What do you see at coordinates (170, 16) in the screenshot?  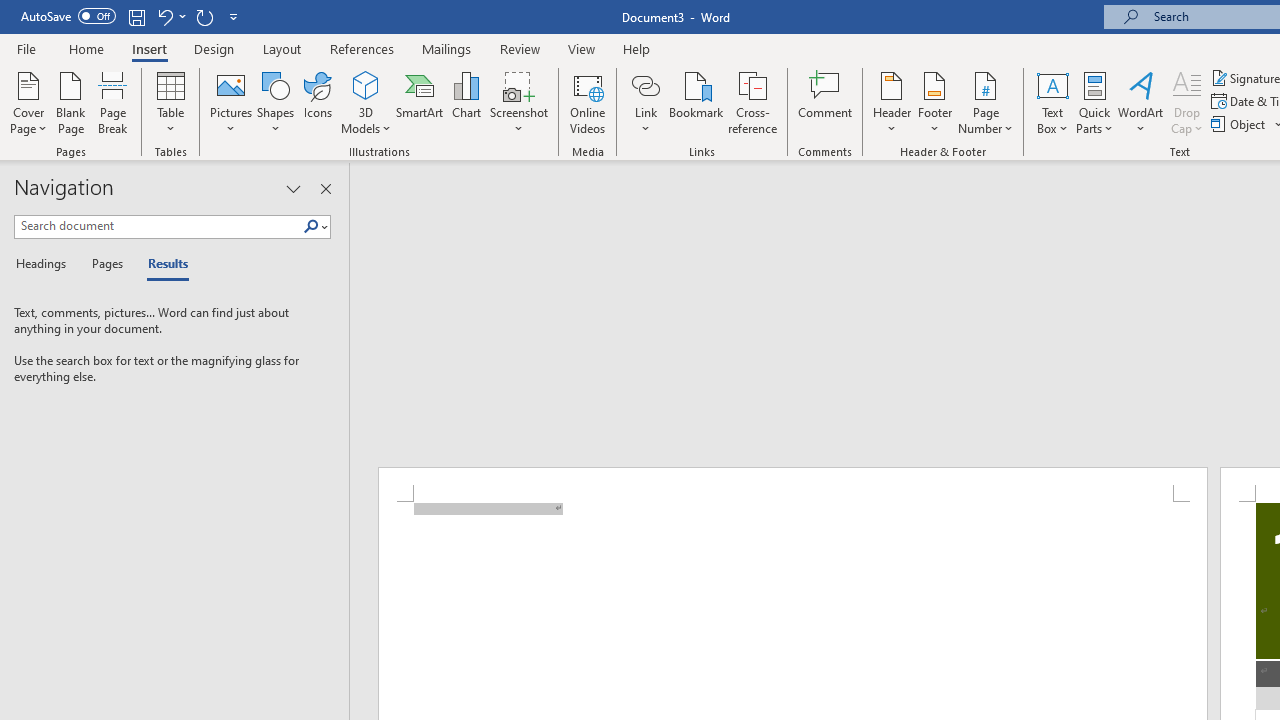 I see `'Undo New Page'` at bounding box center [170, 16].